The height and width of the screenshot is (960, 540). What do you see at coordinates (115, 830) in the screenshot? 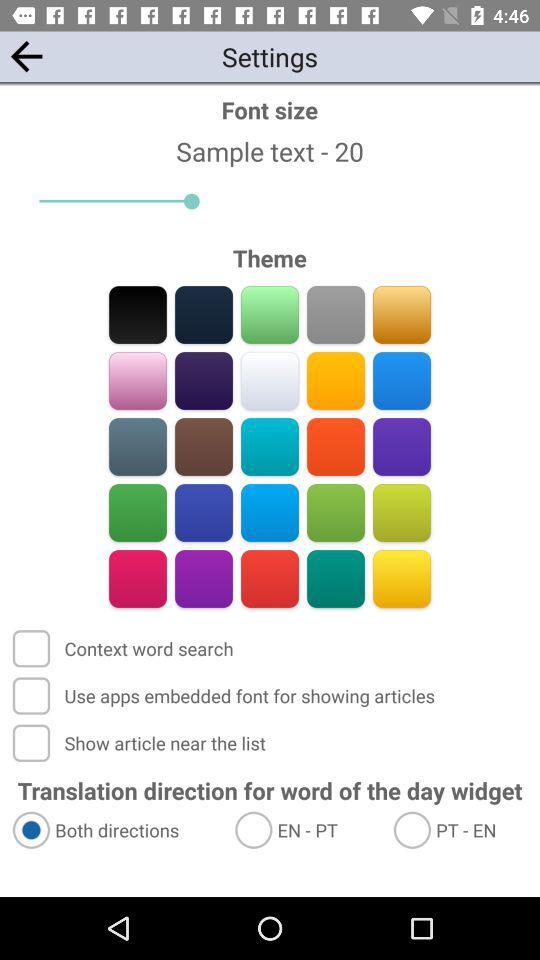
I see `the both directions icon` at bounding box center [115, 830].